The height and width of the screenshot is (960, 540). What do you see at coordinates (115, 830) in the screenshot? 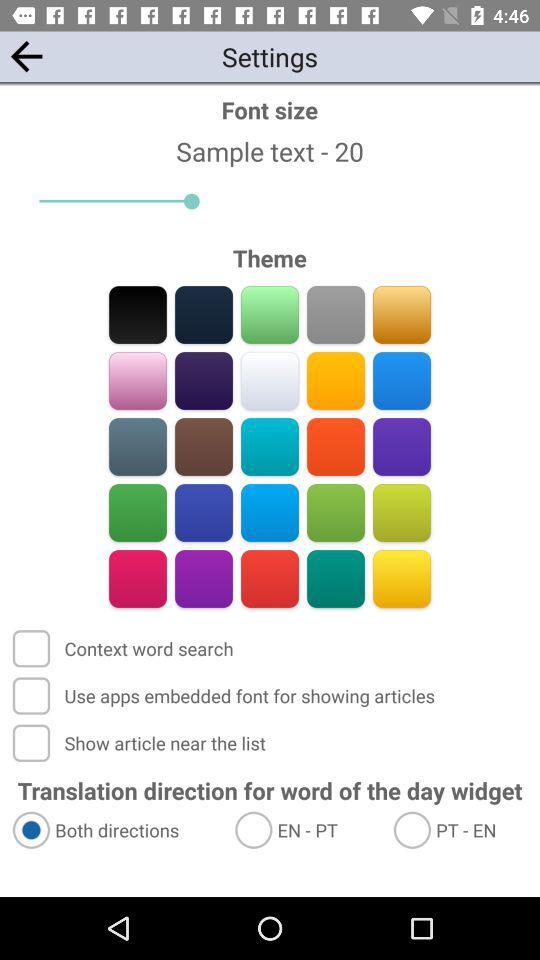
I see `the both directions icon` at bounding box center [115, 830].